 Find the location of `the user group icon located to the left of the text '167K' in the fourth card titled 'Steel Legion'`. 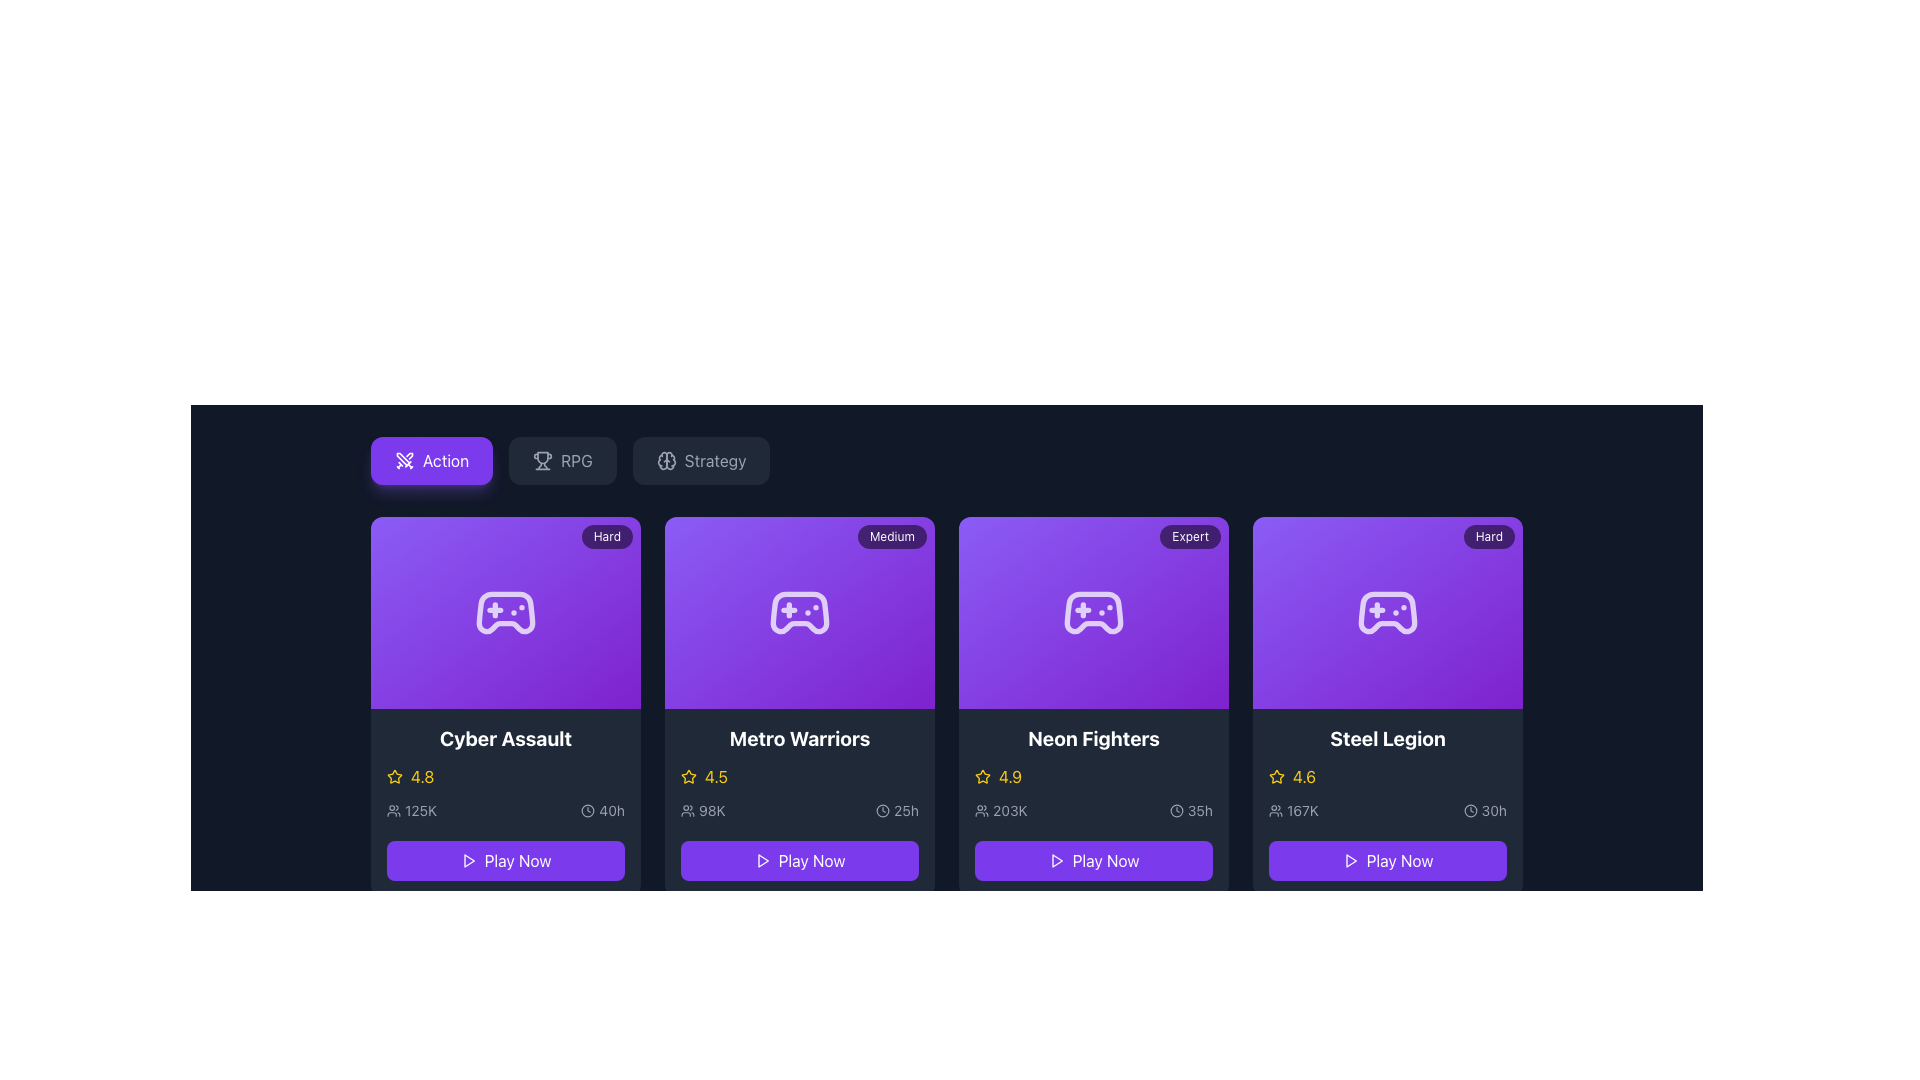

the user group icon located to the left of the text '167K' in the fourth card titled 'Steel Legion' is located at coordinates (1275, 810).